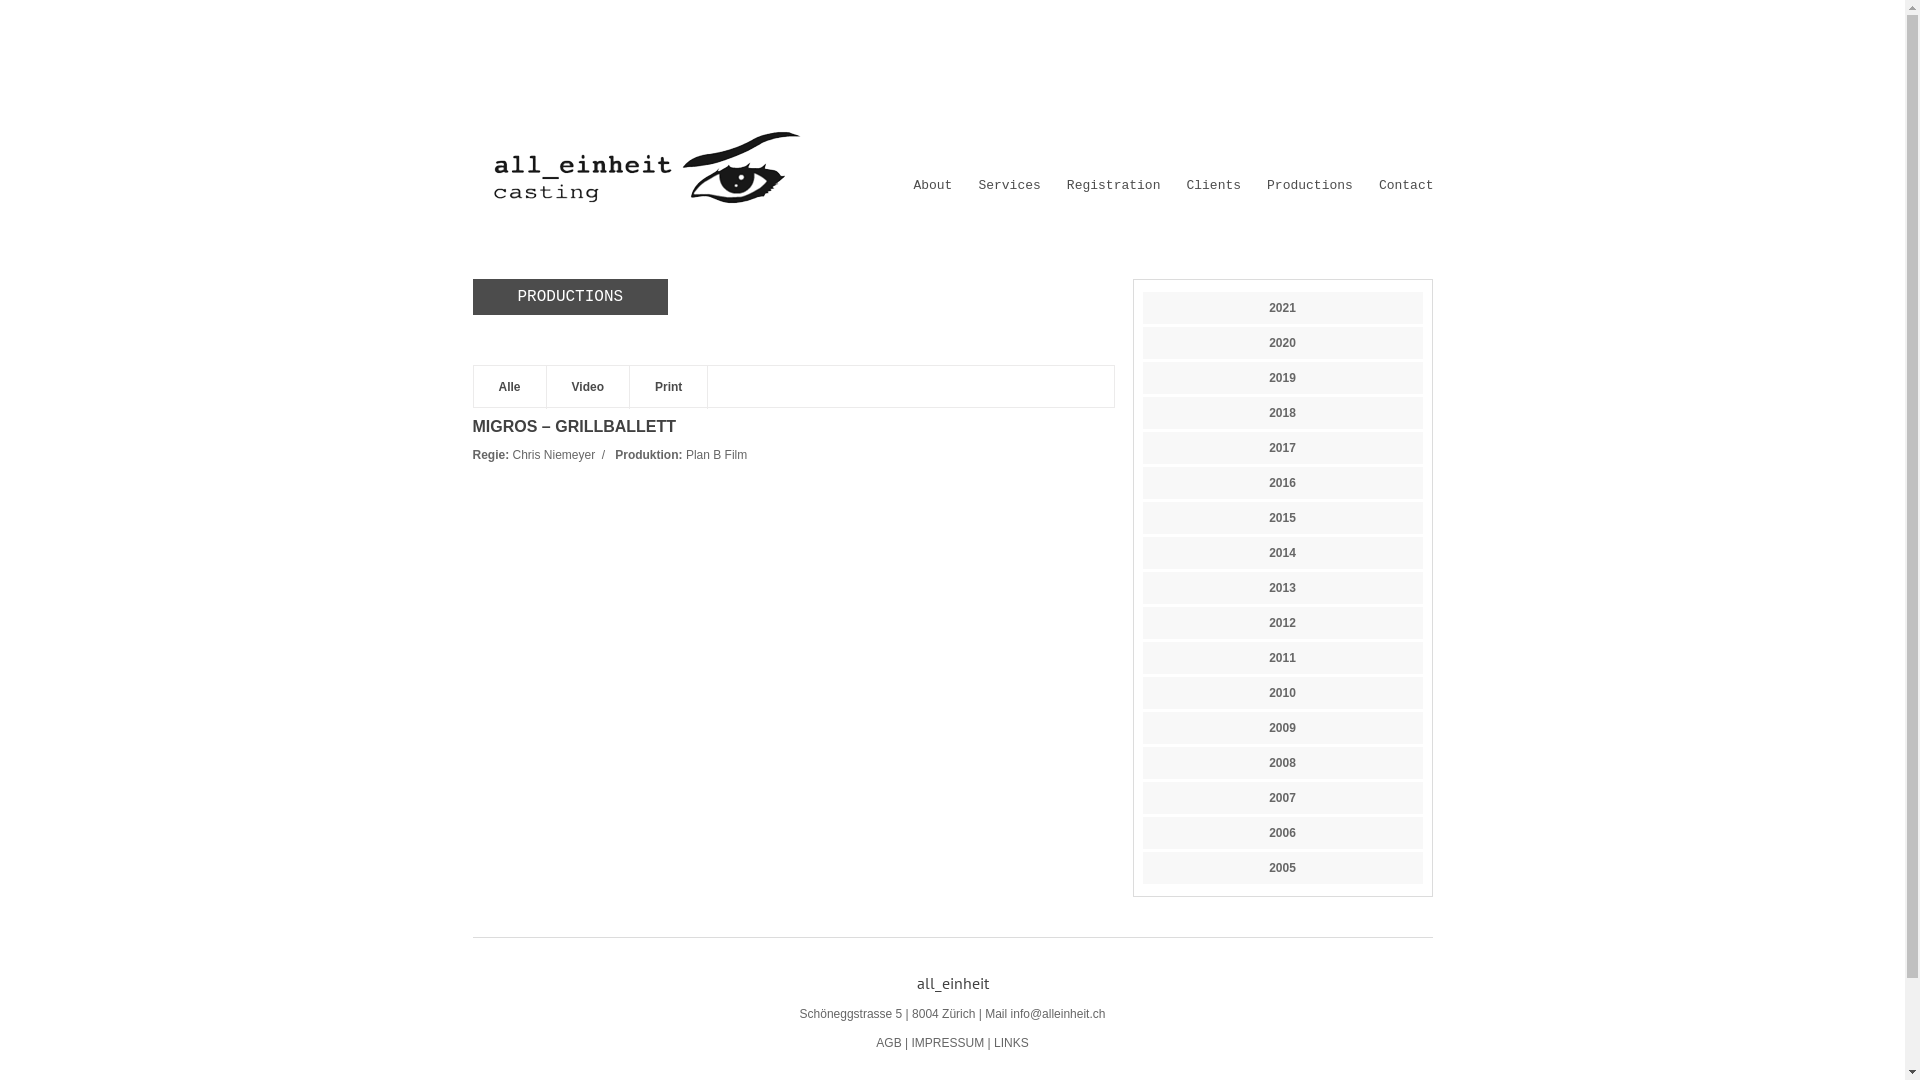 This screenshot has width=1920, height=1080. What do you see at coordinates (1267, 658) in the screenshot?
I see `'2011'` at bounding box center [1267, 658].